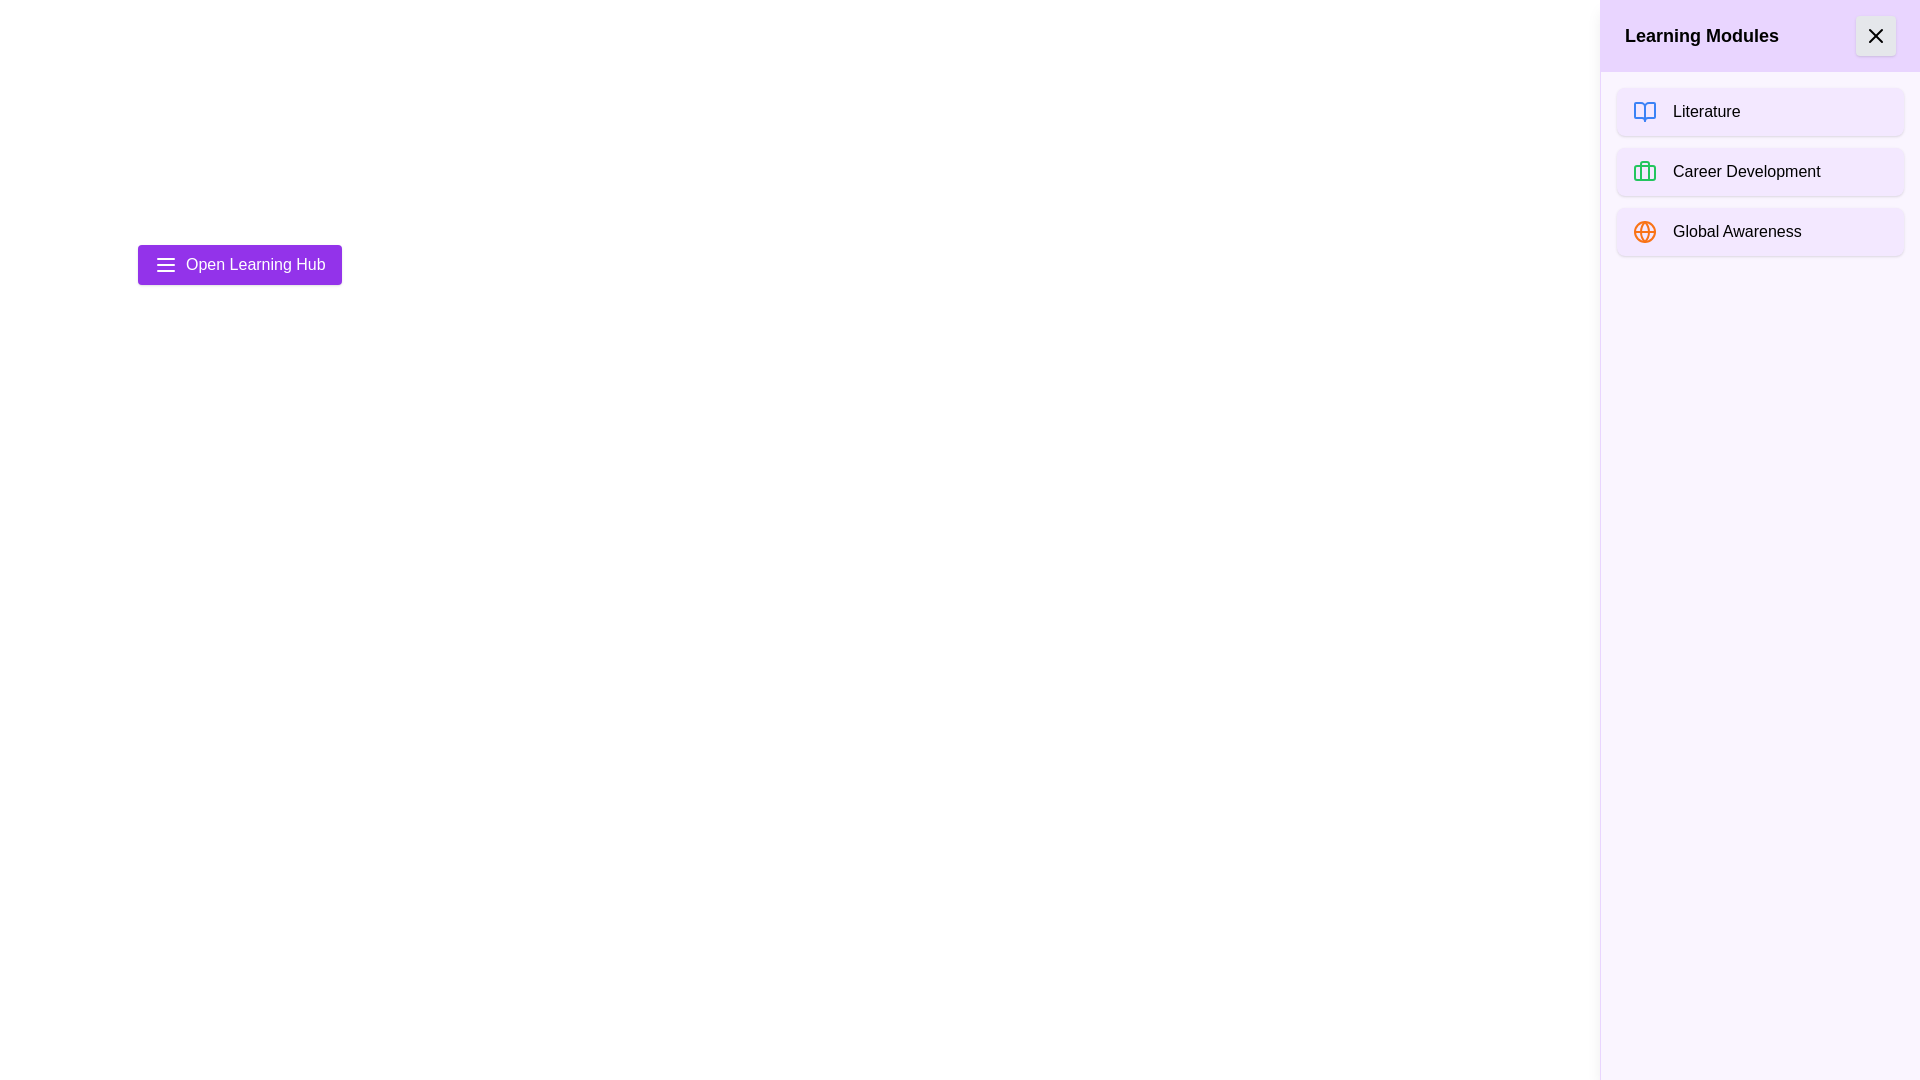 This screenshot has height=1080, width=1920. I want to click on the 'Career Development' module to select it, so click(1760, 171).